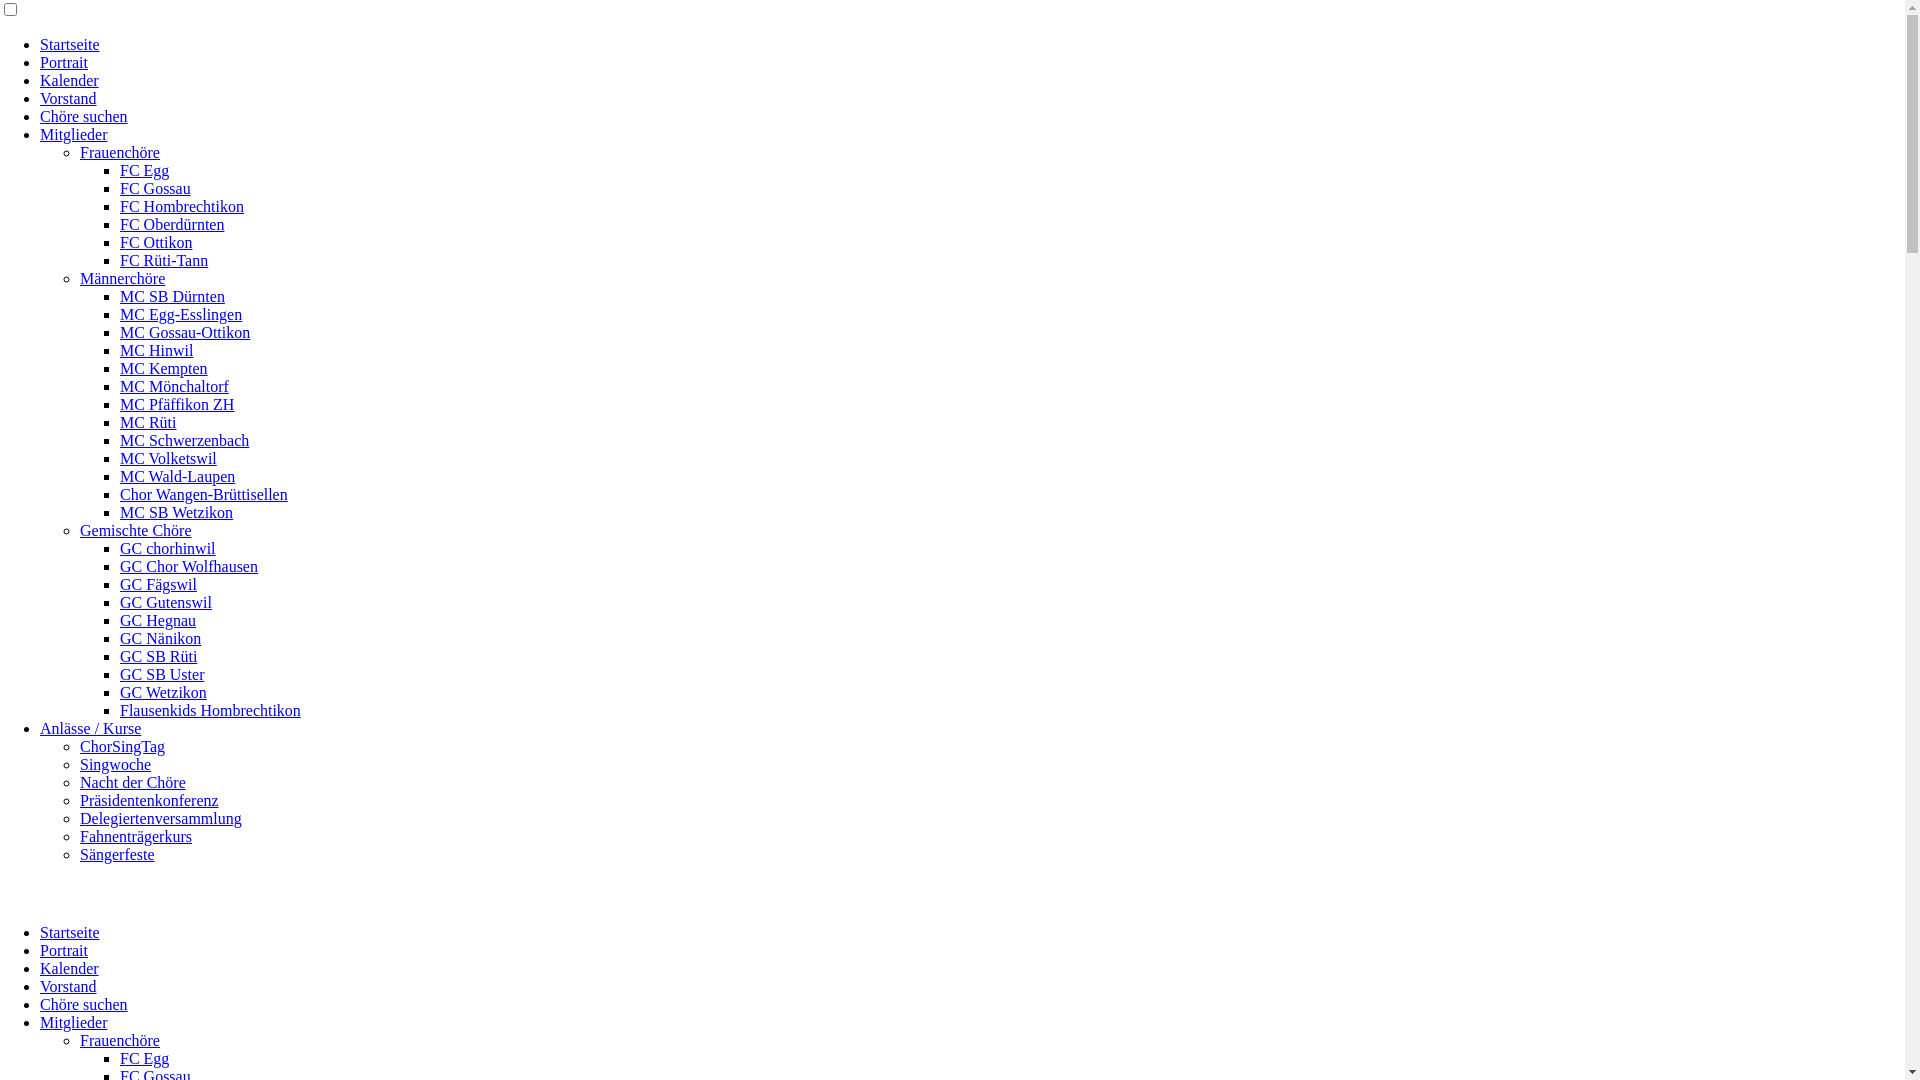 This screenshot has width=1920, height=1080. What do you see at coordinates (185, 331) in the screenshot?
I see `'MC Gossau-Ottikon'` at bounding box center [185, 331].